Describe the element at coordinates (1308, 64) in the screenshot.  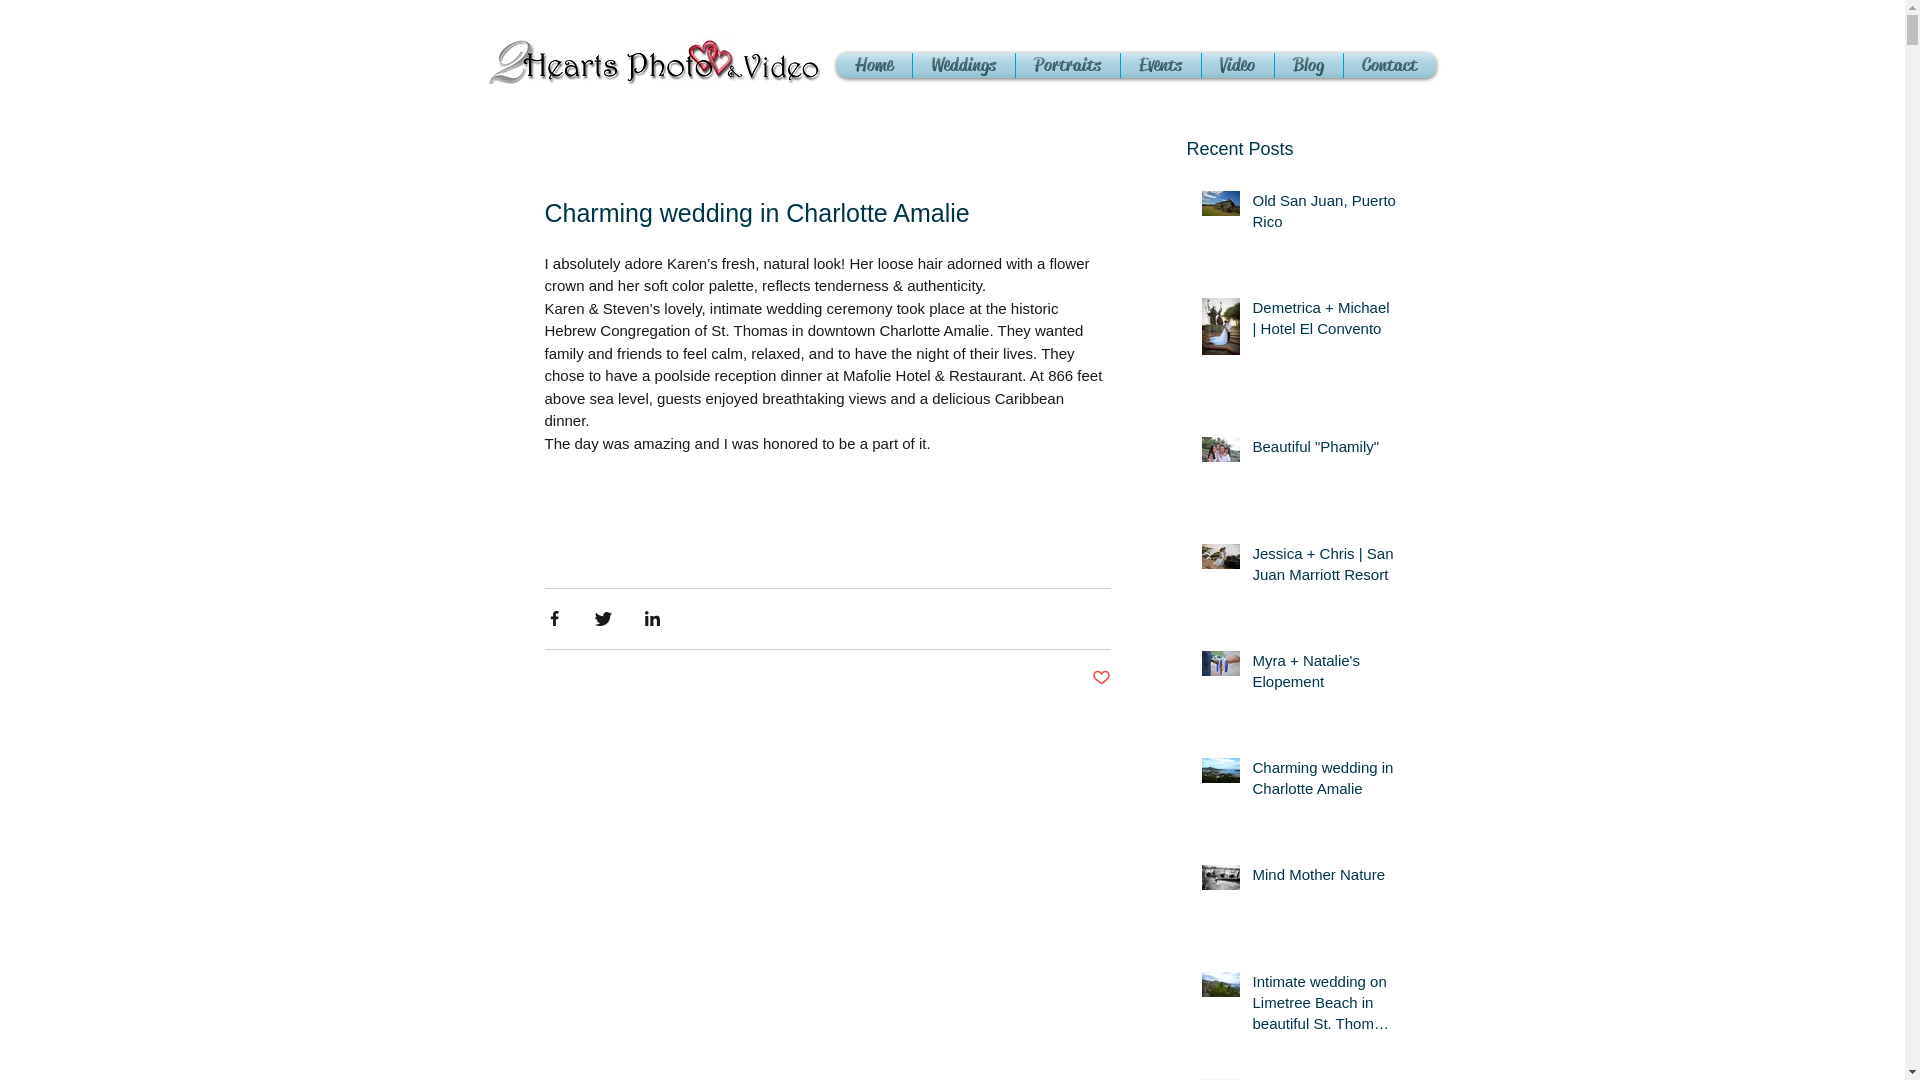
I see `'Blog'` at that location.